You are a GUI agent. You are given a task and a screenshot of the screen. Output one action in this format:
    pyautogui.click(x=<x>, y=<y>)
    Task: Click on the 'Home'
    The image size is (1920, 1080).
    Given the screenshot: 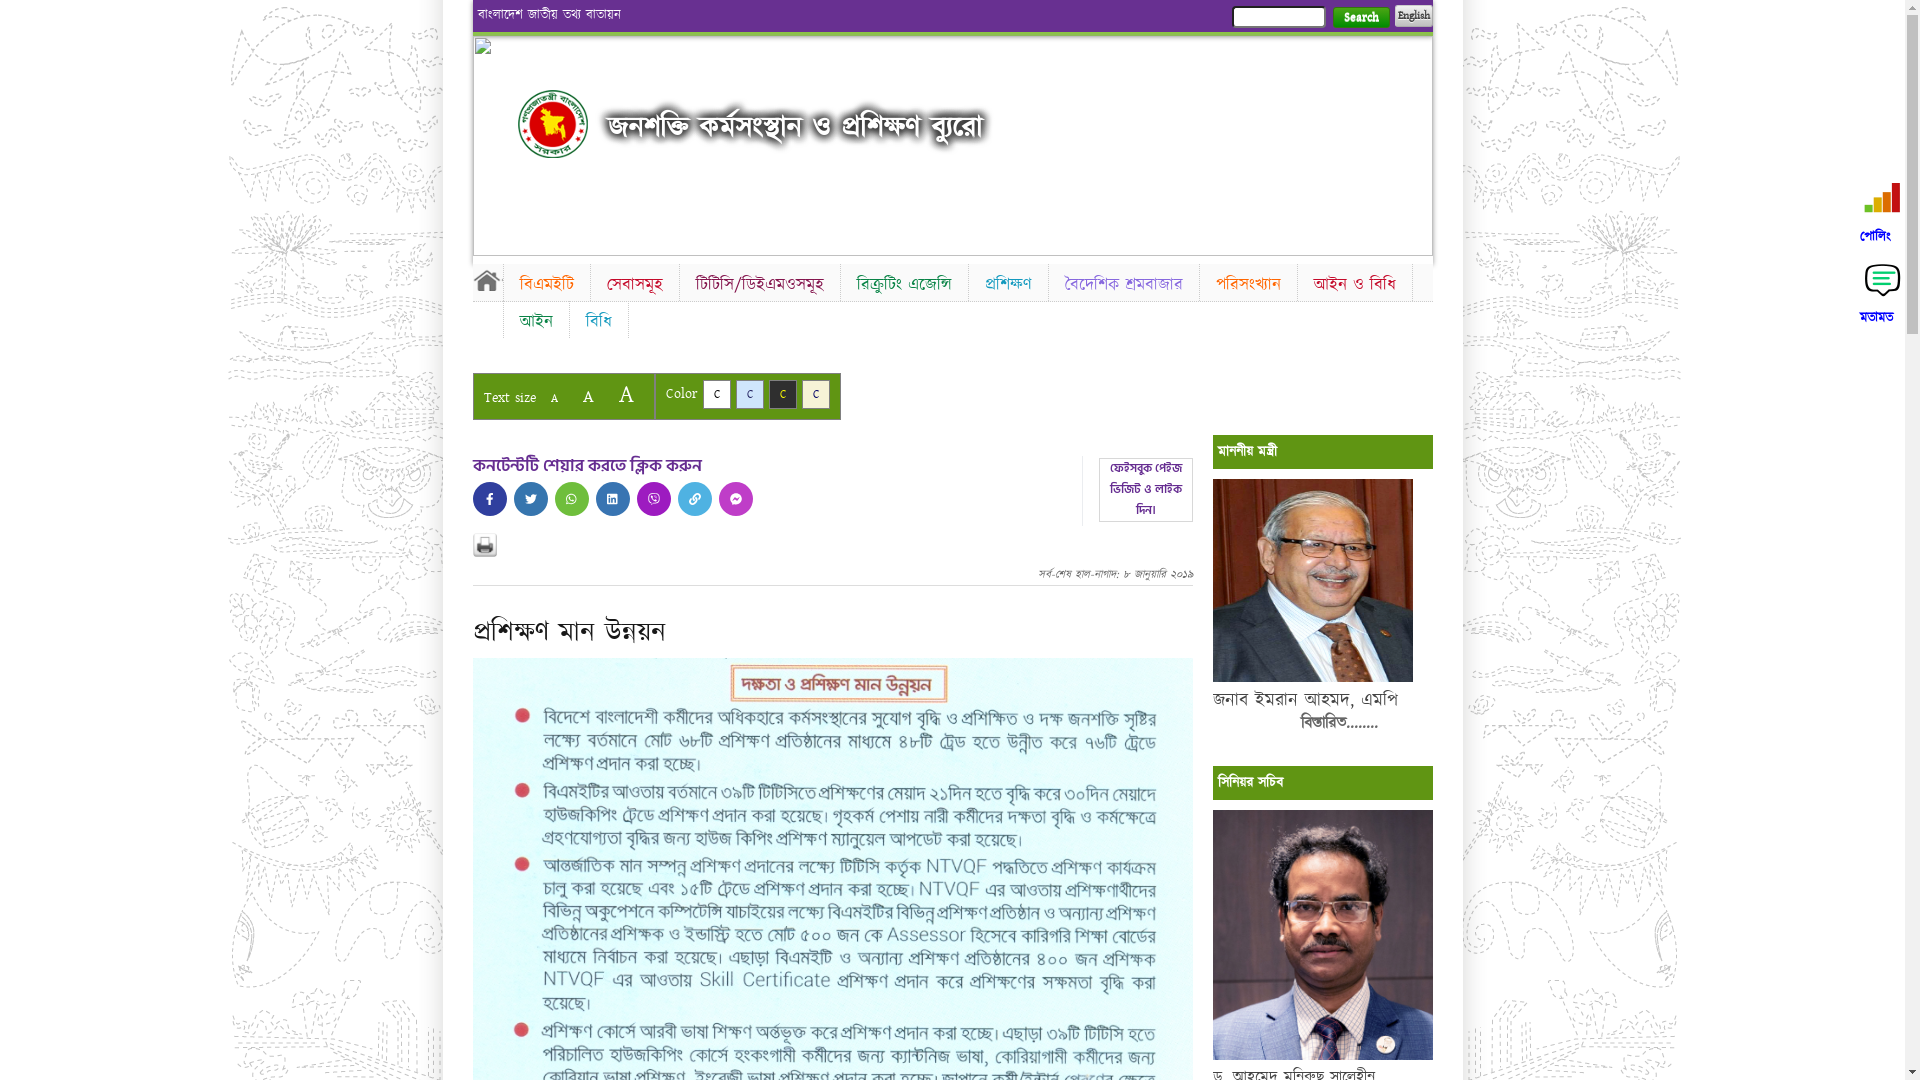 What is the action you would take?
    pyautogui.click(x=486, y=280)
    